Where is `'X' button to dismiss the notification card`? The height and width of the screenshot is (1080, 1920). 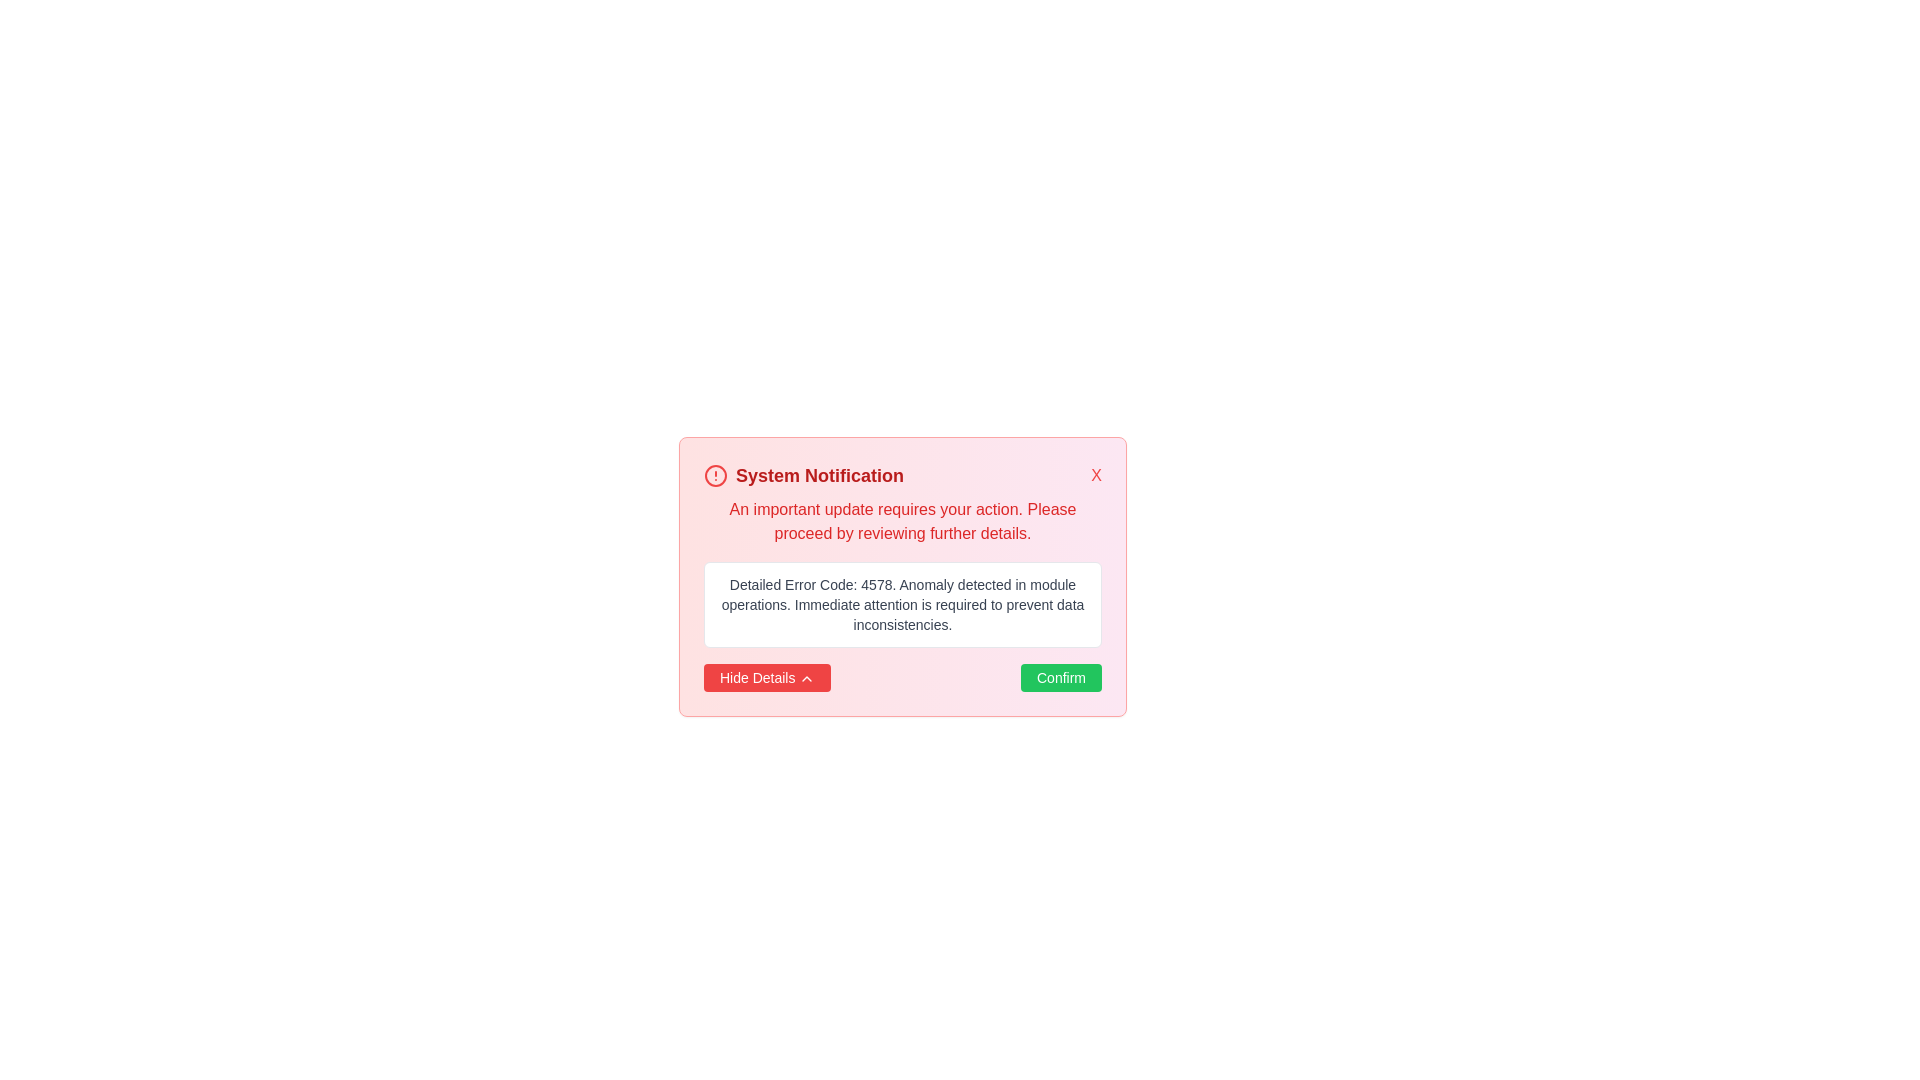 'X' button to dismiss the notification card is located at coordinates (1094, 475).